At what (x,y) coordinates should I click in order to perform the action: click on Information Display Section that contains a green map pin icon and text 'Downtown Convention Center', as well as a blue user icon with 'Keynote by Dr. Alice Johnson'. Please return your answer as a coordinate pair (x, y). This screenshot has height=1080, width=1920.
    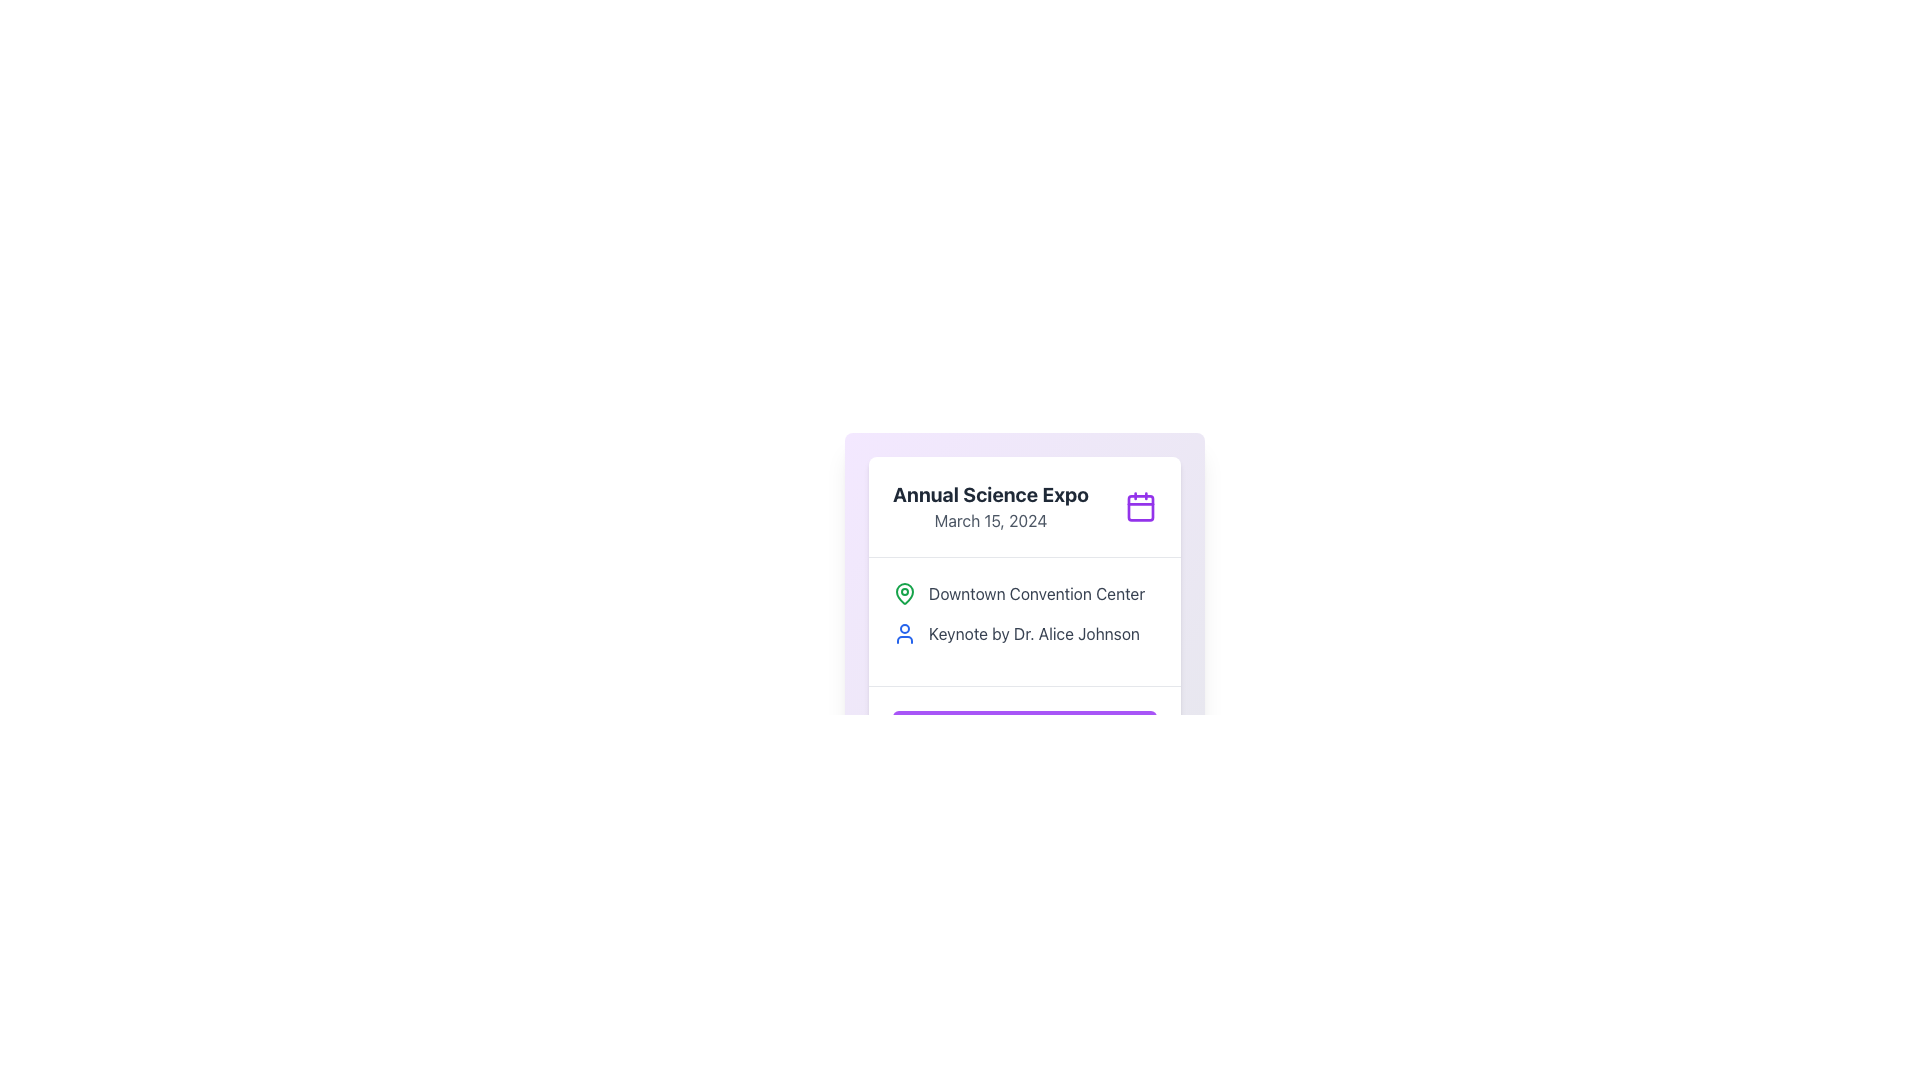
    Looking at the image, I should click on (1025, 620).